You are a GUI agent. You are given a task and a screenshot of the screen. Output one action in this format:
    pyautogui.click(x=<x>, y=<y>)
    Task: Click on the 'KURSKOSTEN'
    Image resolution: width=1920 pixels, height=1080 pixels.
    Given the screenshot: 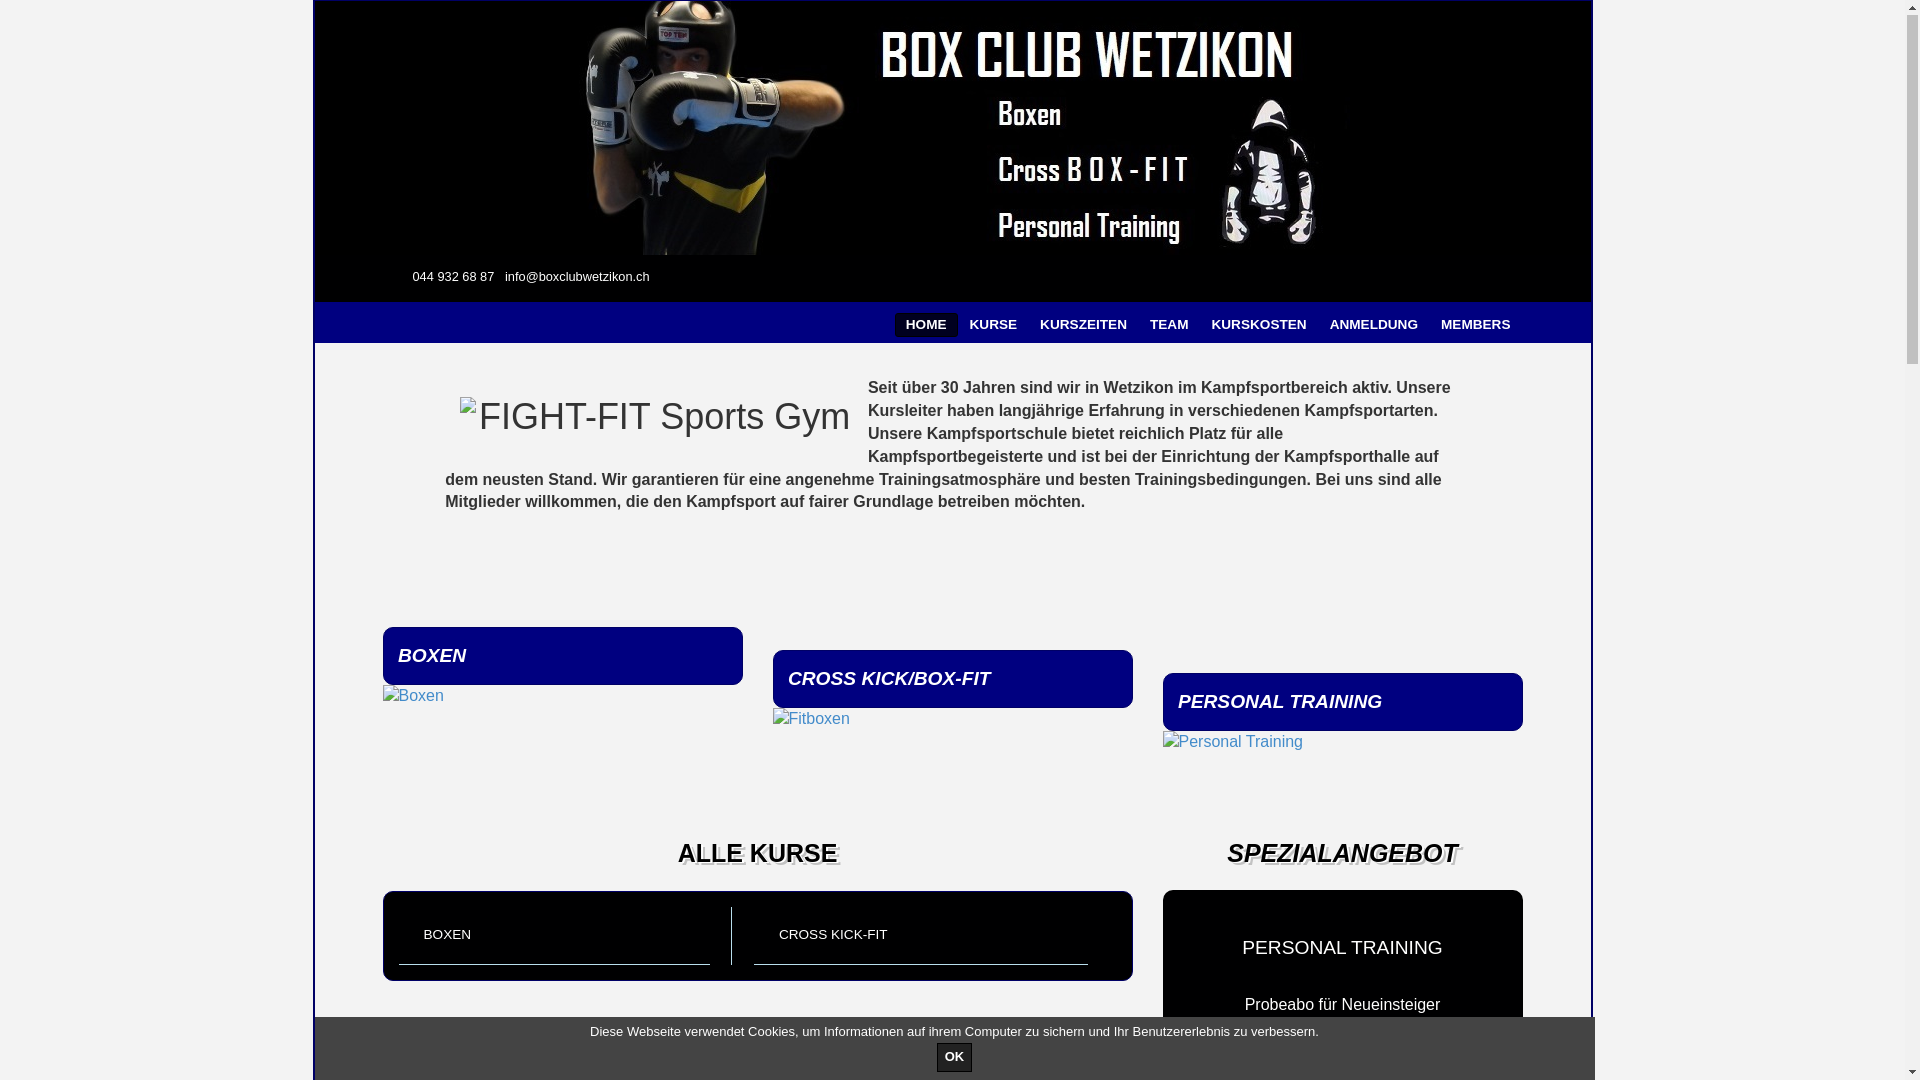 What is the action you would take?
    pyautogui.click(x=1257, y=324)
    